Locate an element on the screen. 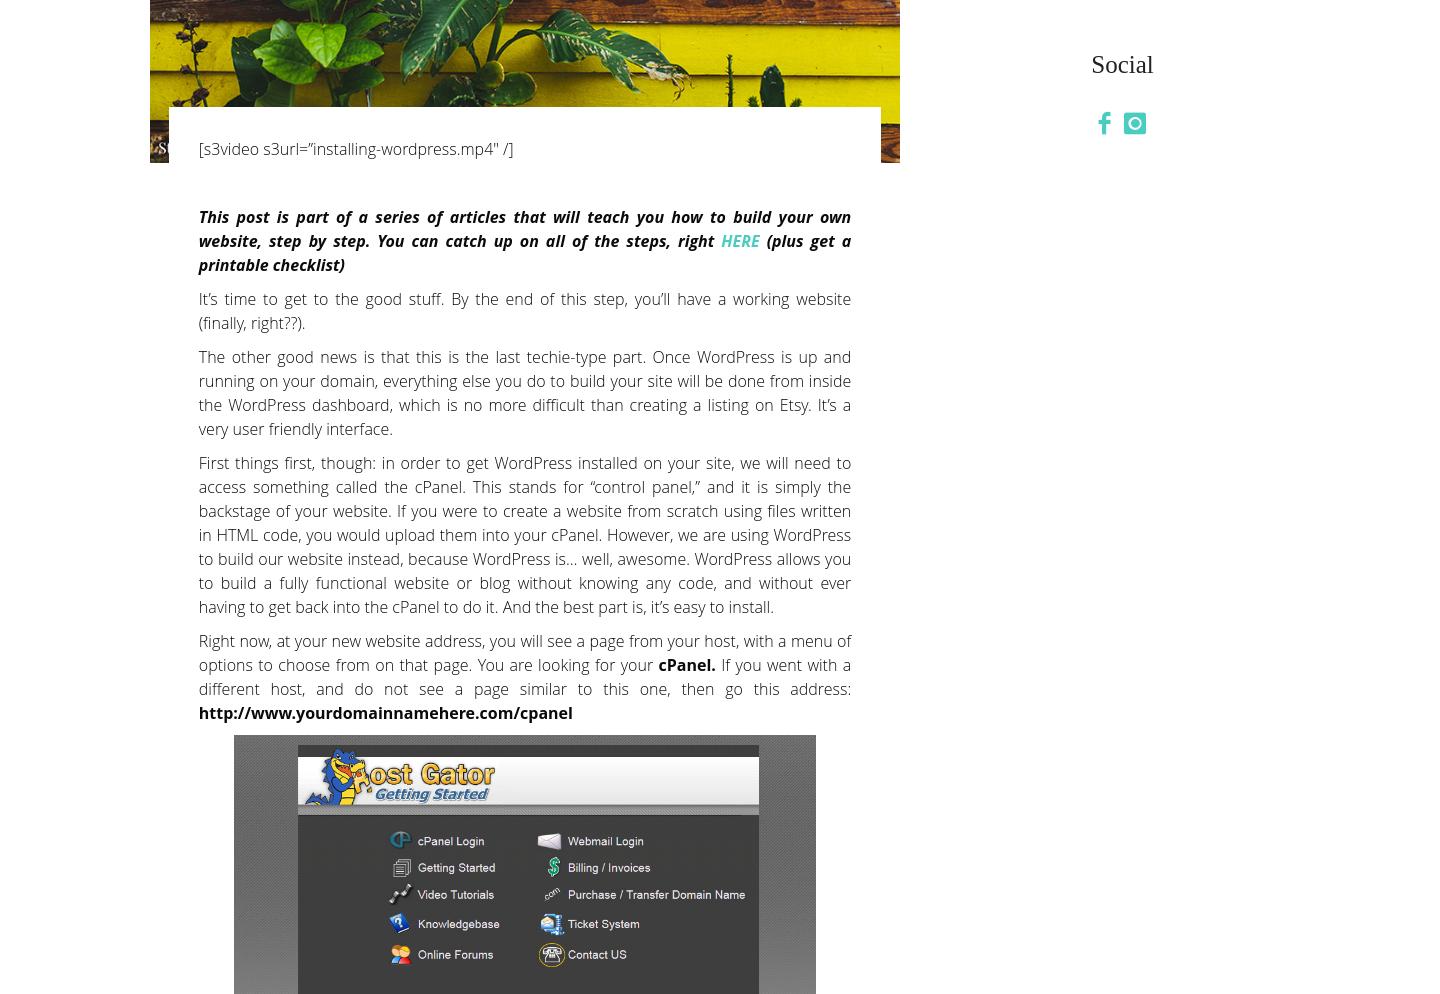  'HERE' is located at coordinates (720, 241).